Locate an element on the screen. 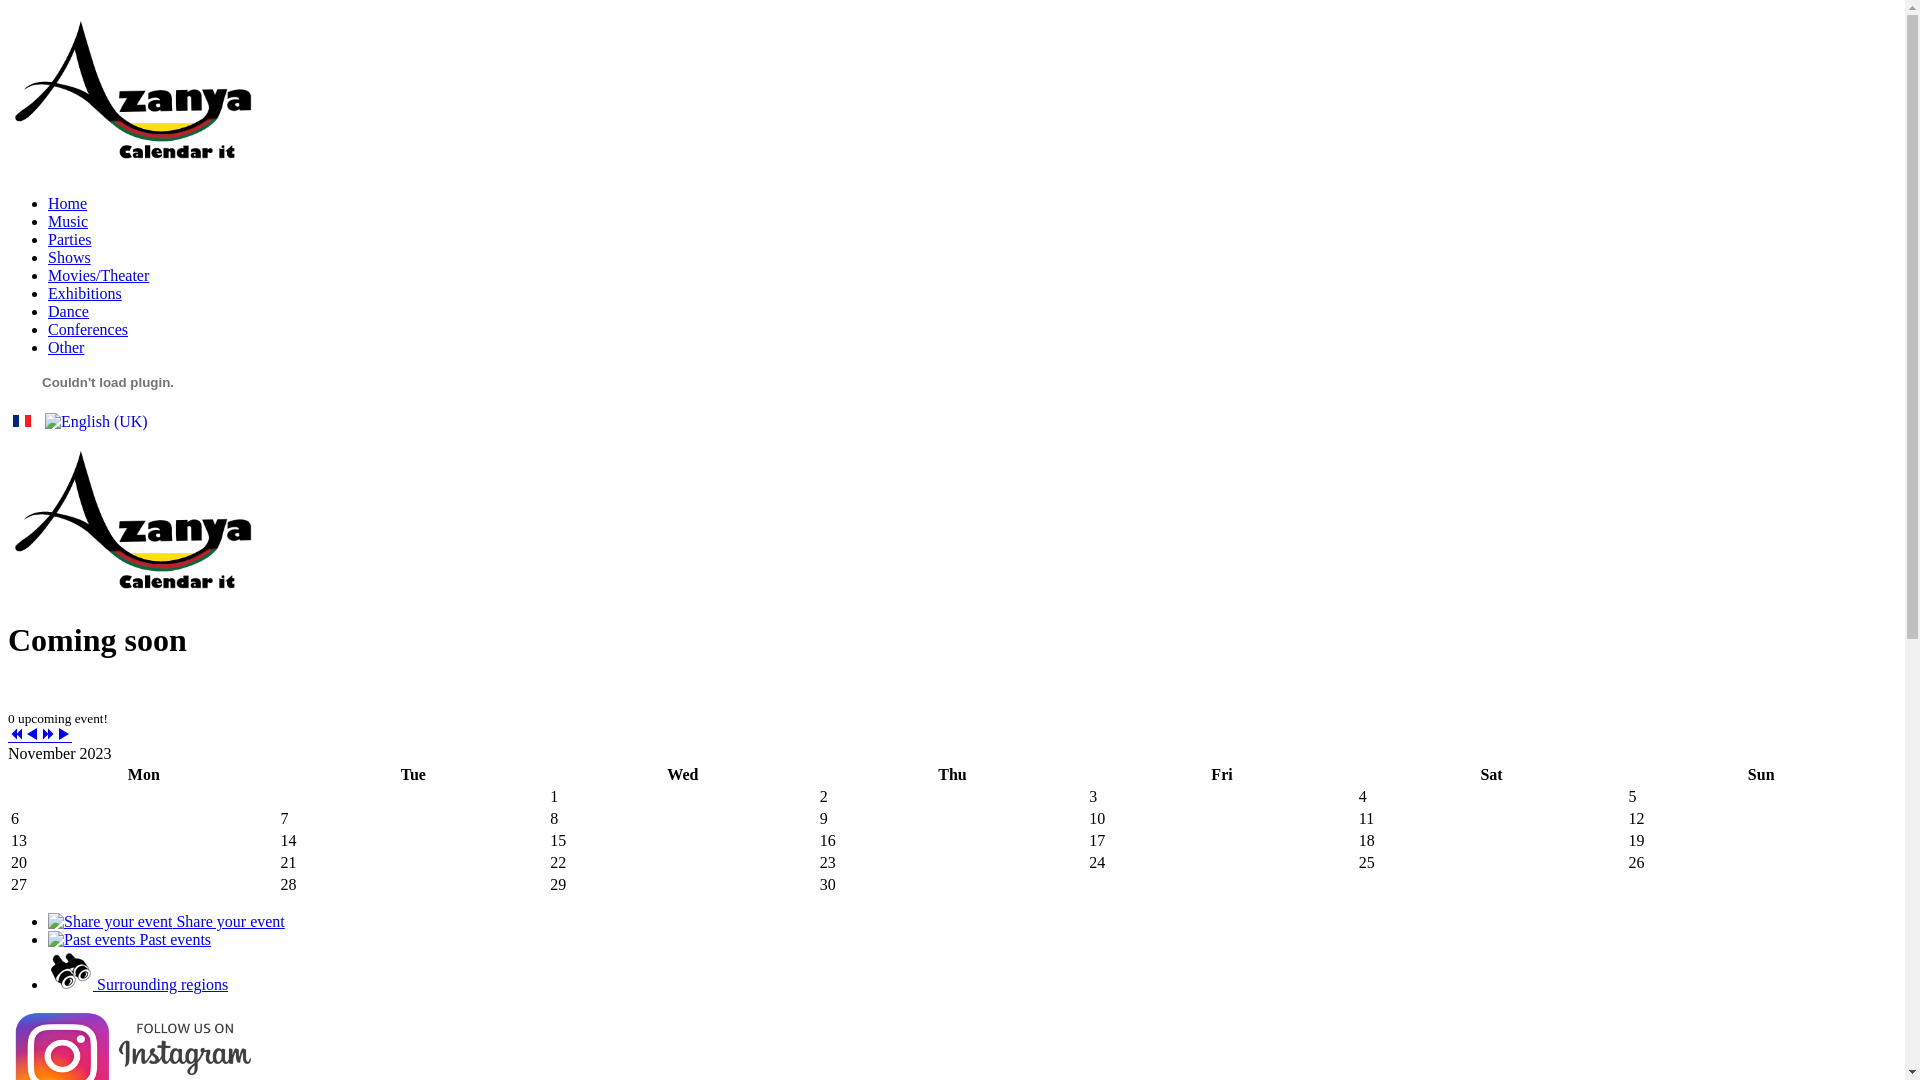 This screenshot has width=1920, height=1080. 'Shows' is located at coordinates (69, 256).